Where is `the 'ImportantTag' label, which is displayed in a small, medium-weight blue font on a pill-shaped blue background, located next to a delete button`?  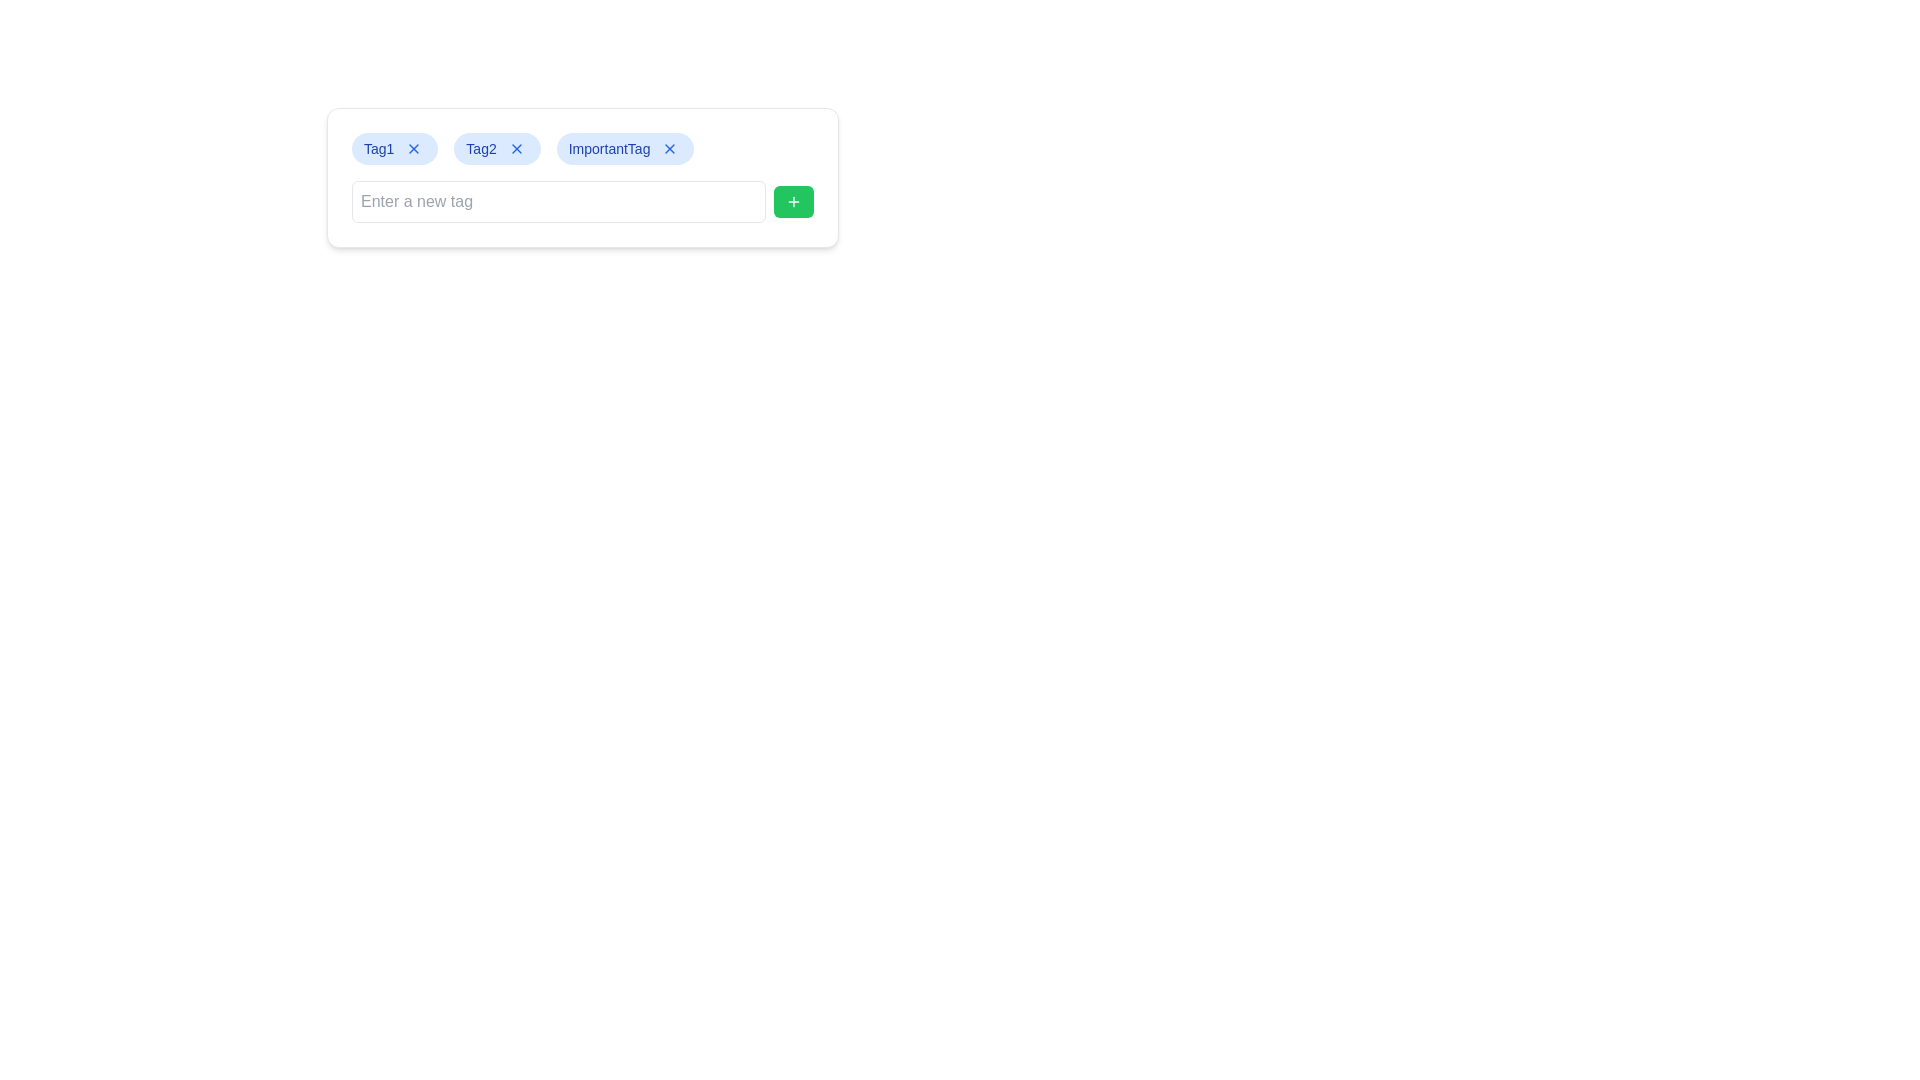
the 'ImportantTag' label, which is displayed in a small, medium-weight blue font on a pill-shaped blue background, located next to a delete button is located at coordinates (608, 148).